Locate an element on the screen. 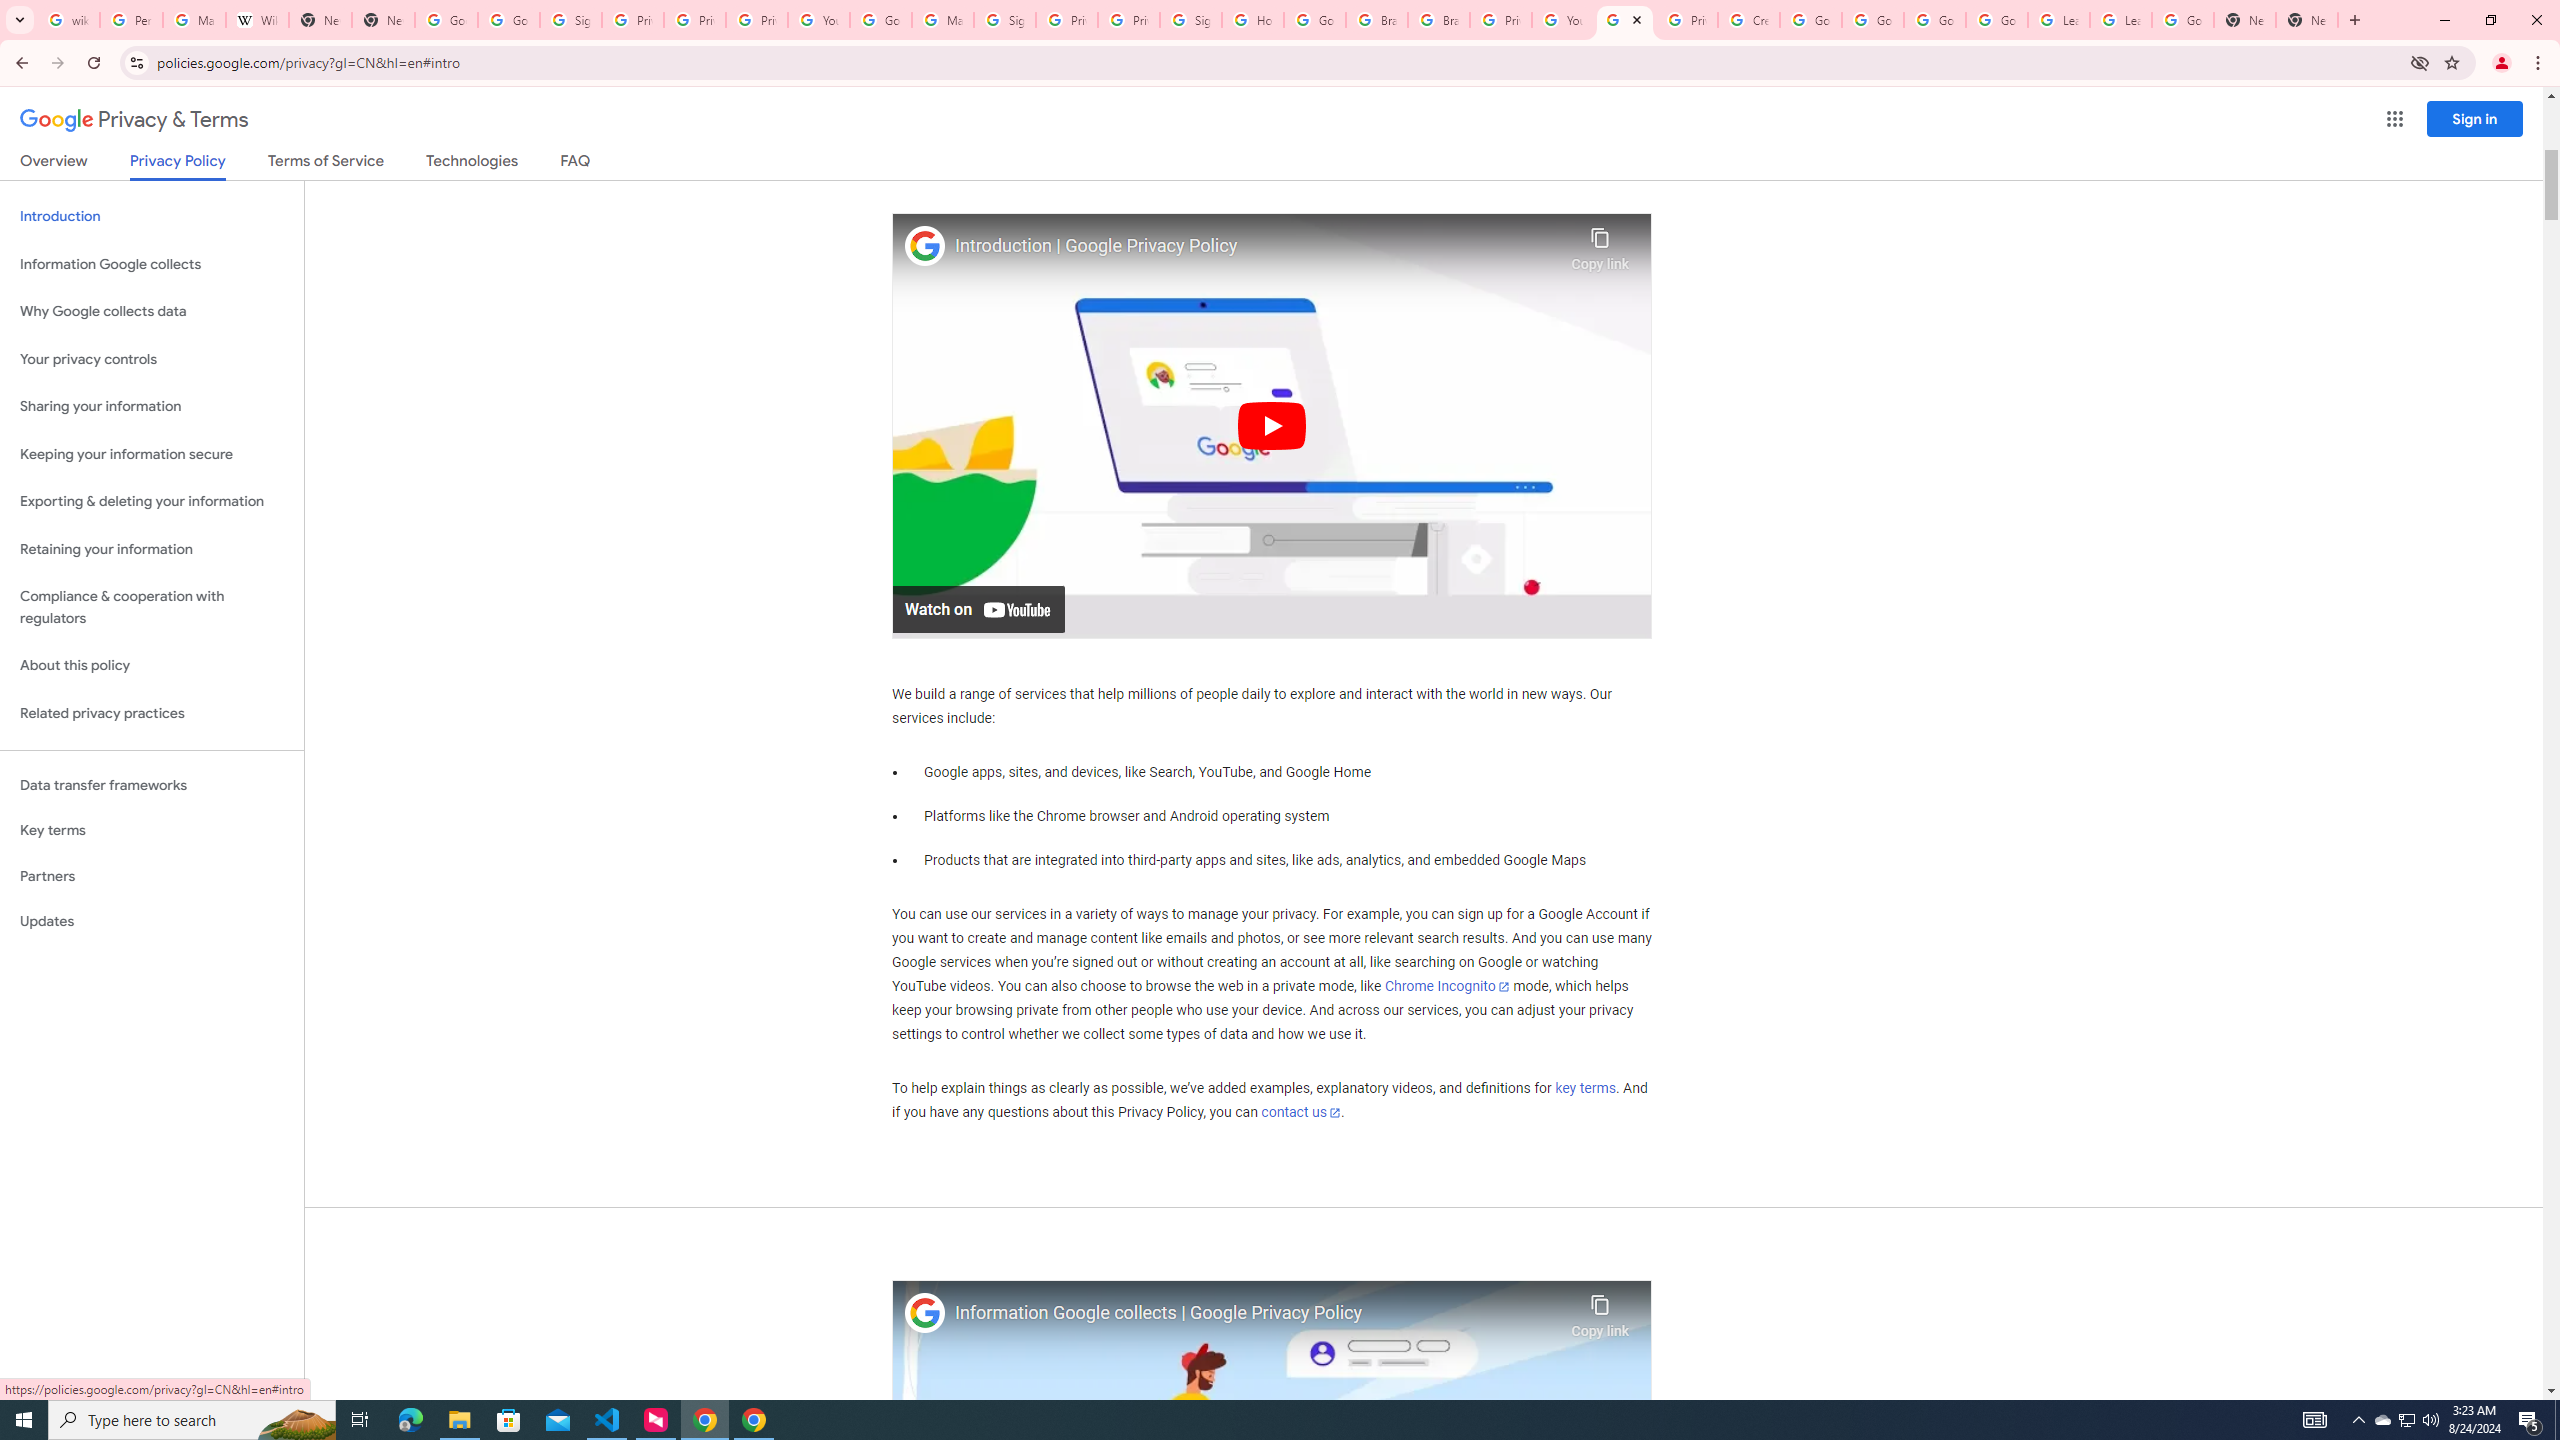 Image resolution: width=2560 pixels, height=1440 pixels. 'Keeping your information secure' is located at coordinates (151, 455).